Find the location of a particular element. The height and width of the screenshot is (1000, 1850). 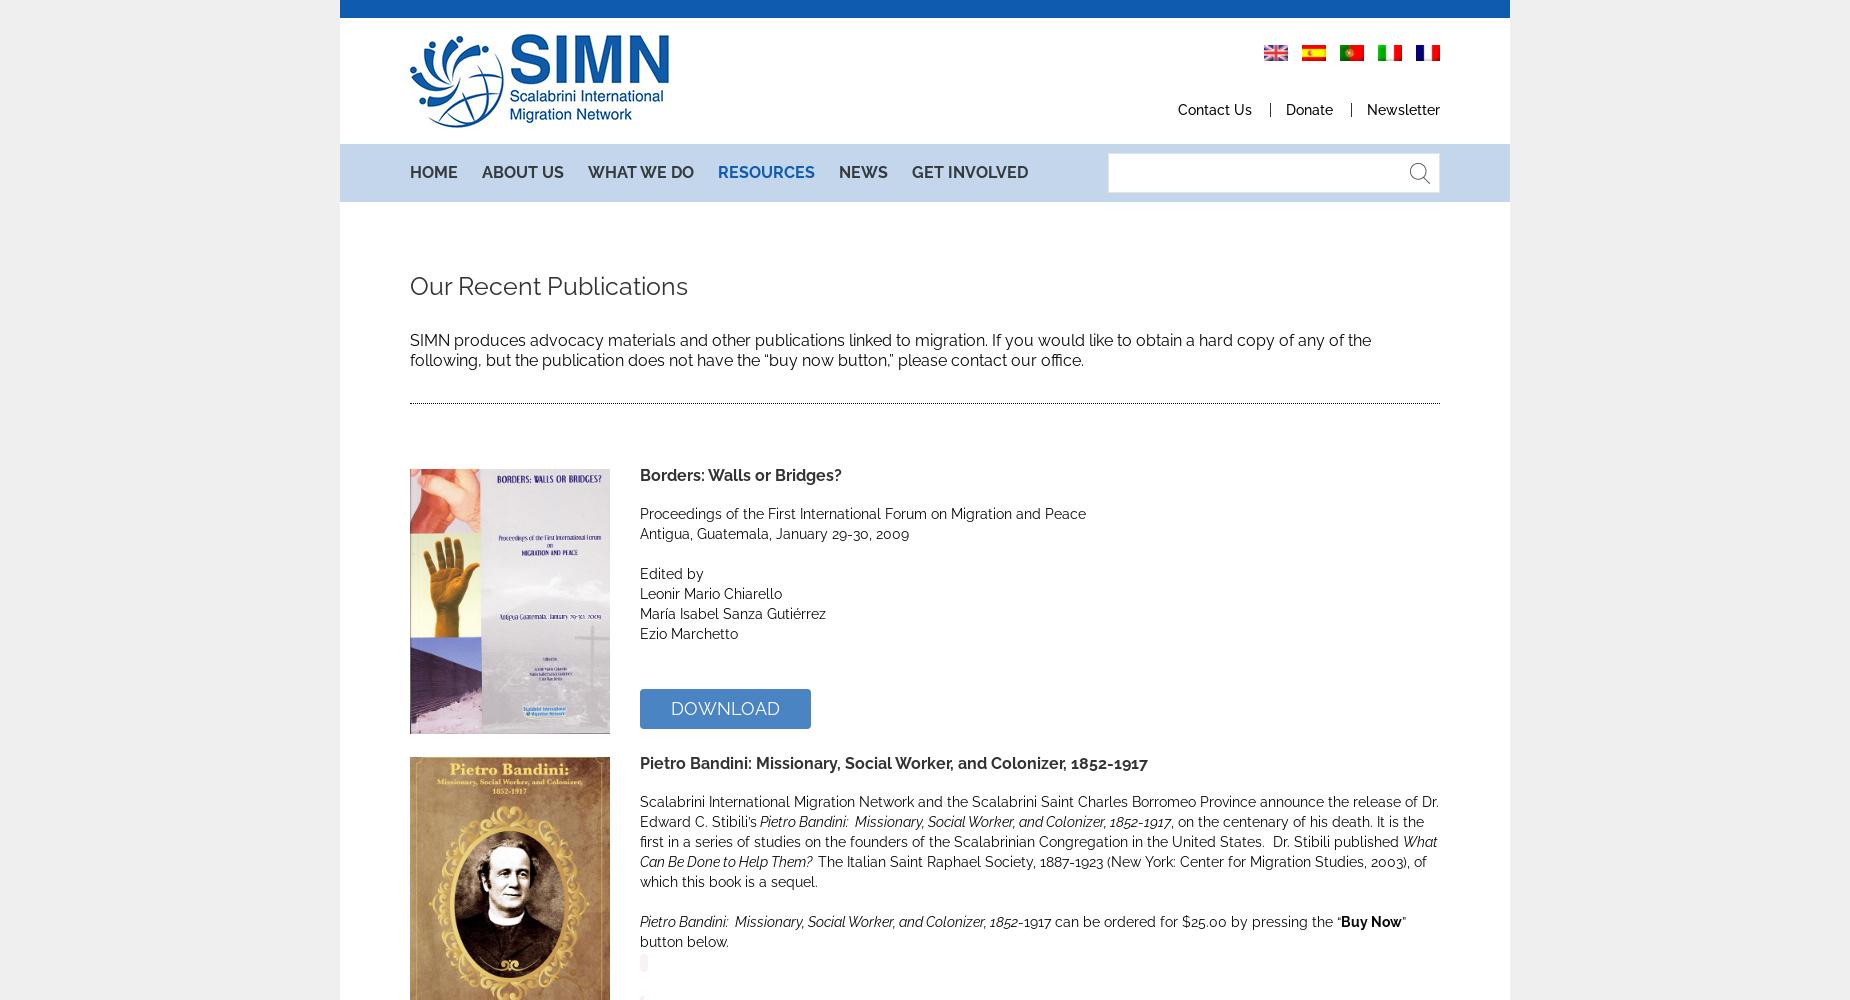

'History' is located at coordinates (515, 286).